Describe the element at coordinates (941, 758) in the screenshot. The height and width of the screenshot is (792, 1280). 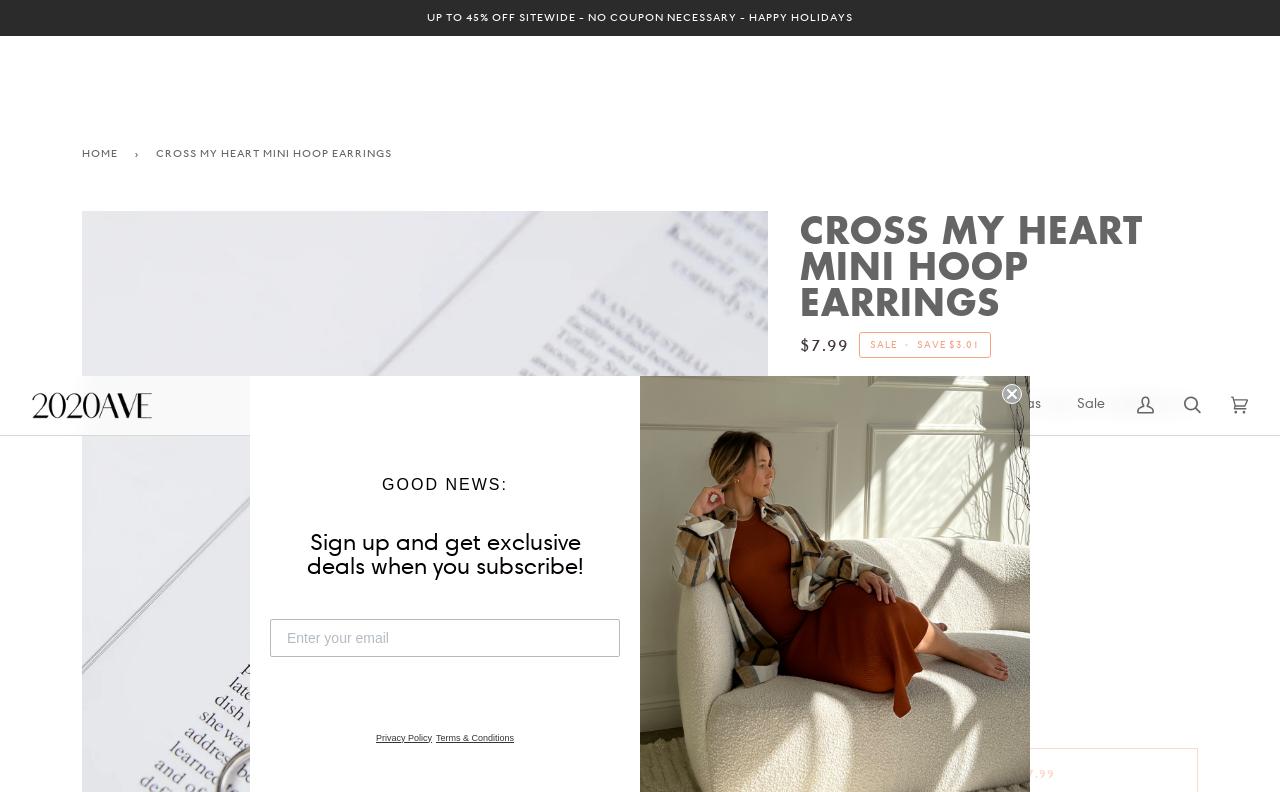
I see `'FINAL SALE ITEM. NO RETURNS/EXCHANGES.'` at that location.